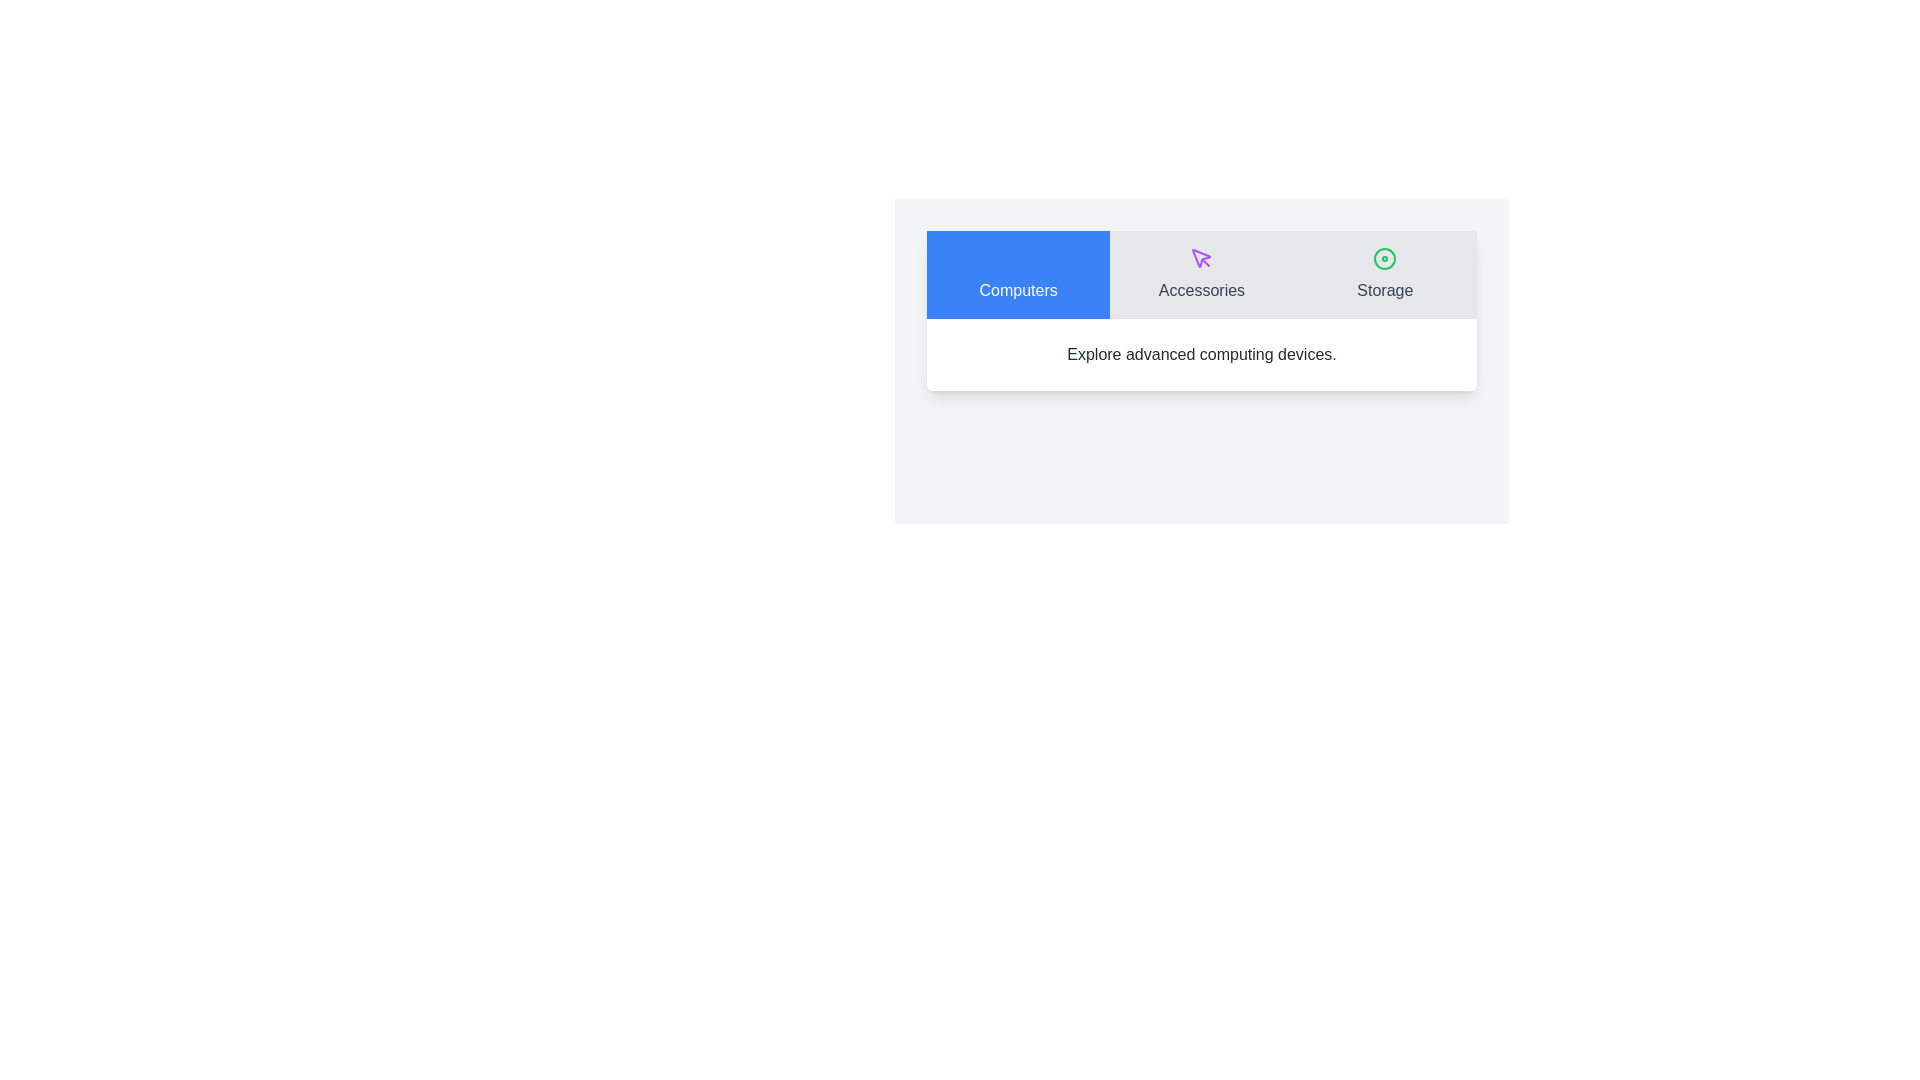  What do you see at coordinates (1292, 318) in the screenshot?
I see `the descriptive text corresponding to the Storage tab` at bounding box center [1292, 318].